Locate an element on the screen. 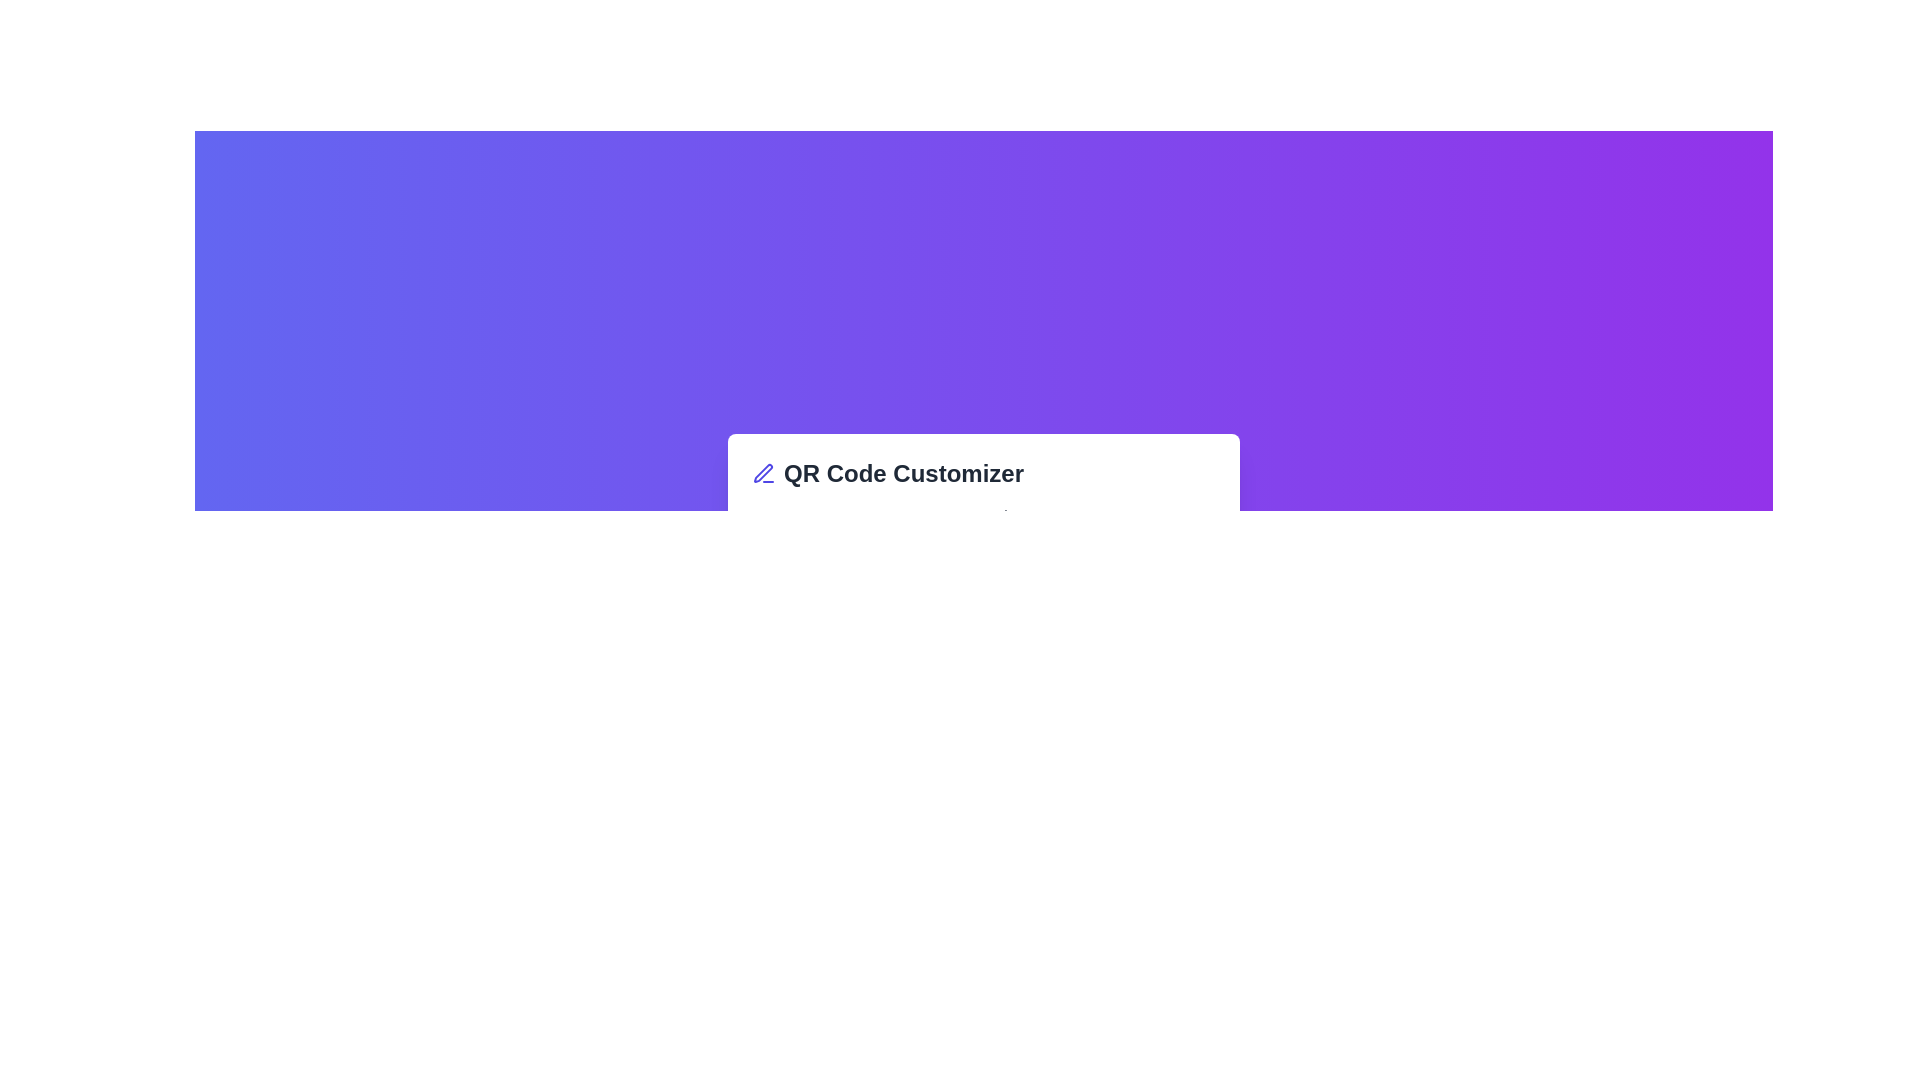 The height and width of the screenshot is (1080, 1920). the pen-shaped icon located to the left of the 'QR Code Customizer' text in the title section is located at coordinates (762, 474).